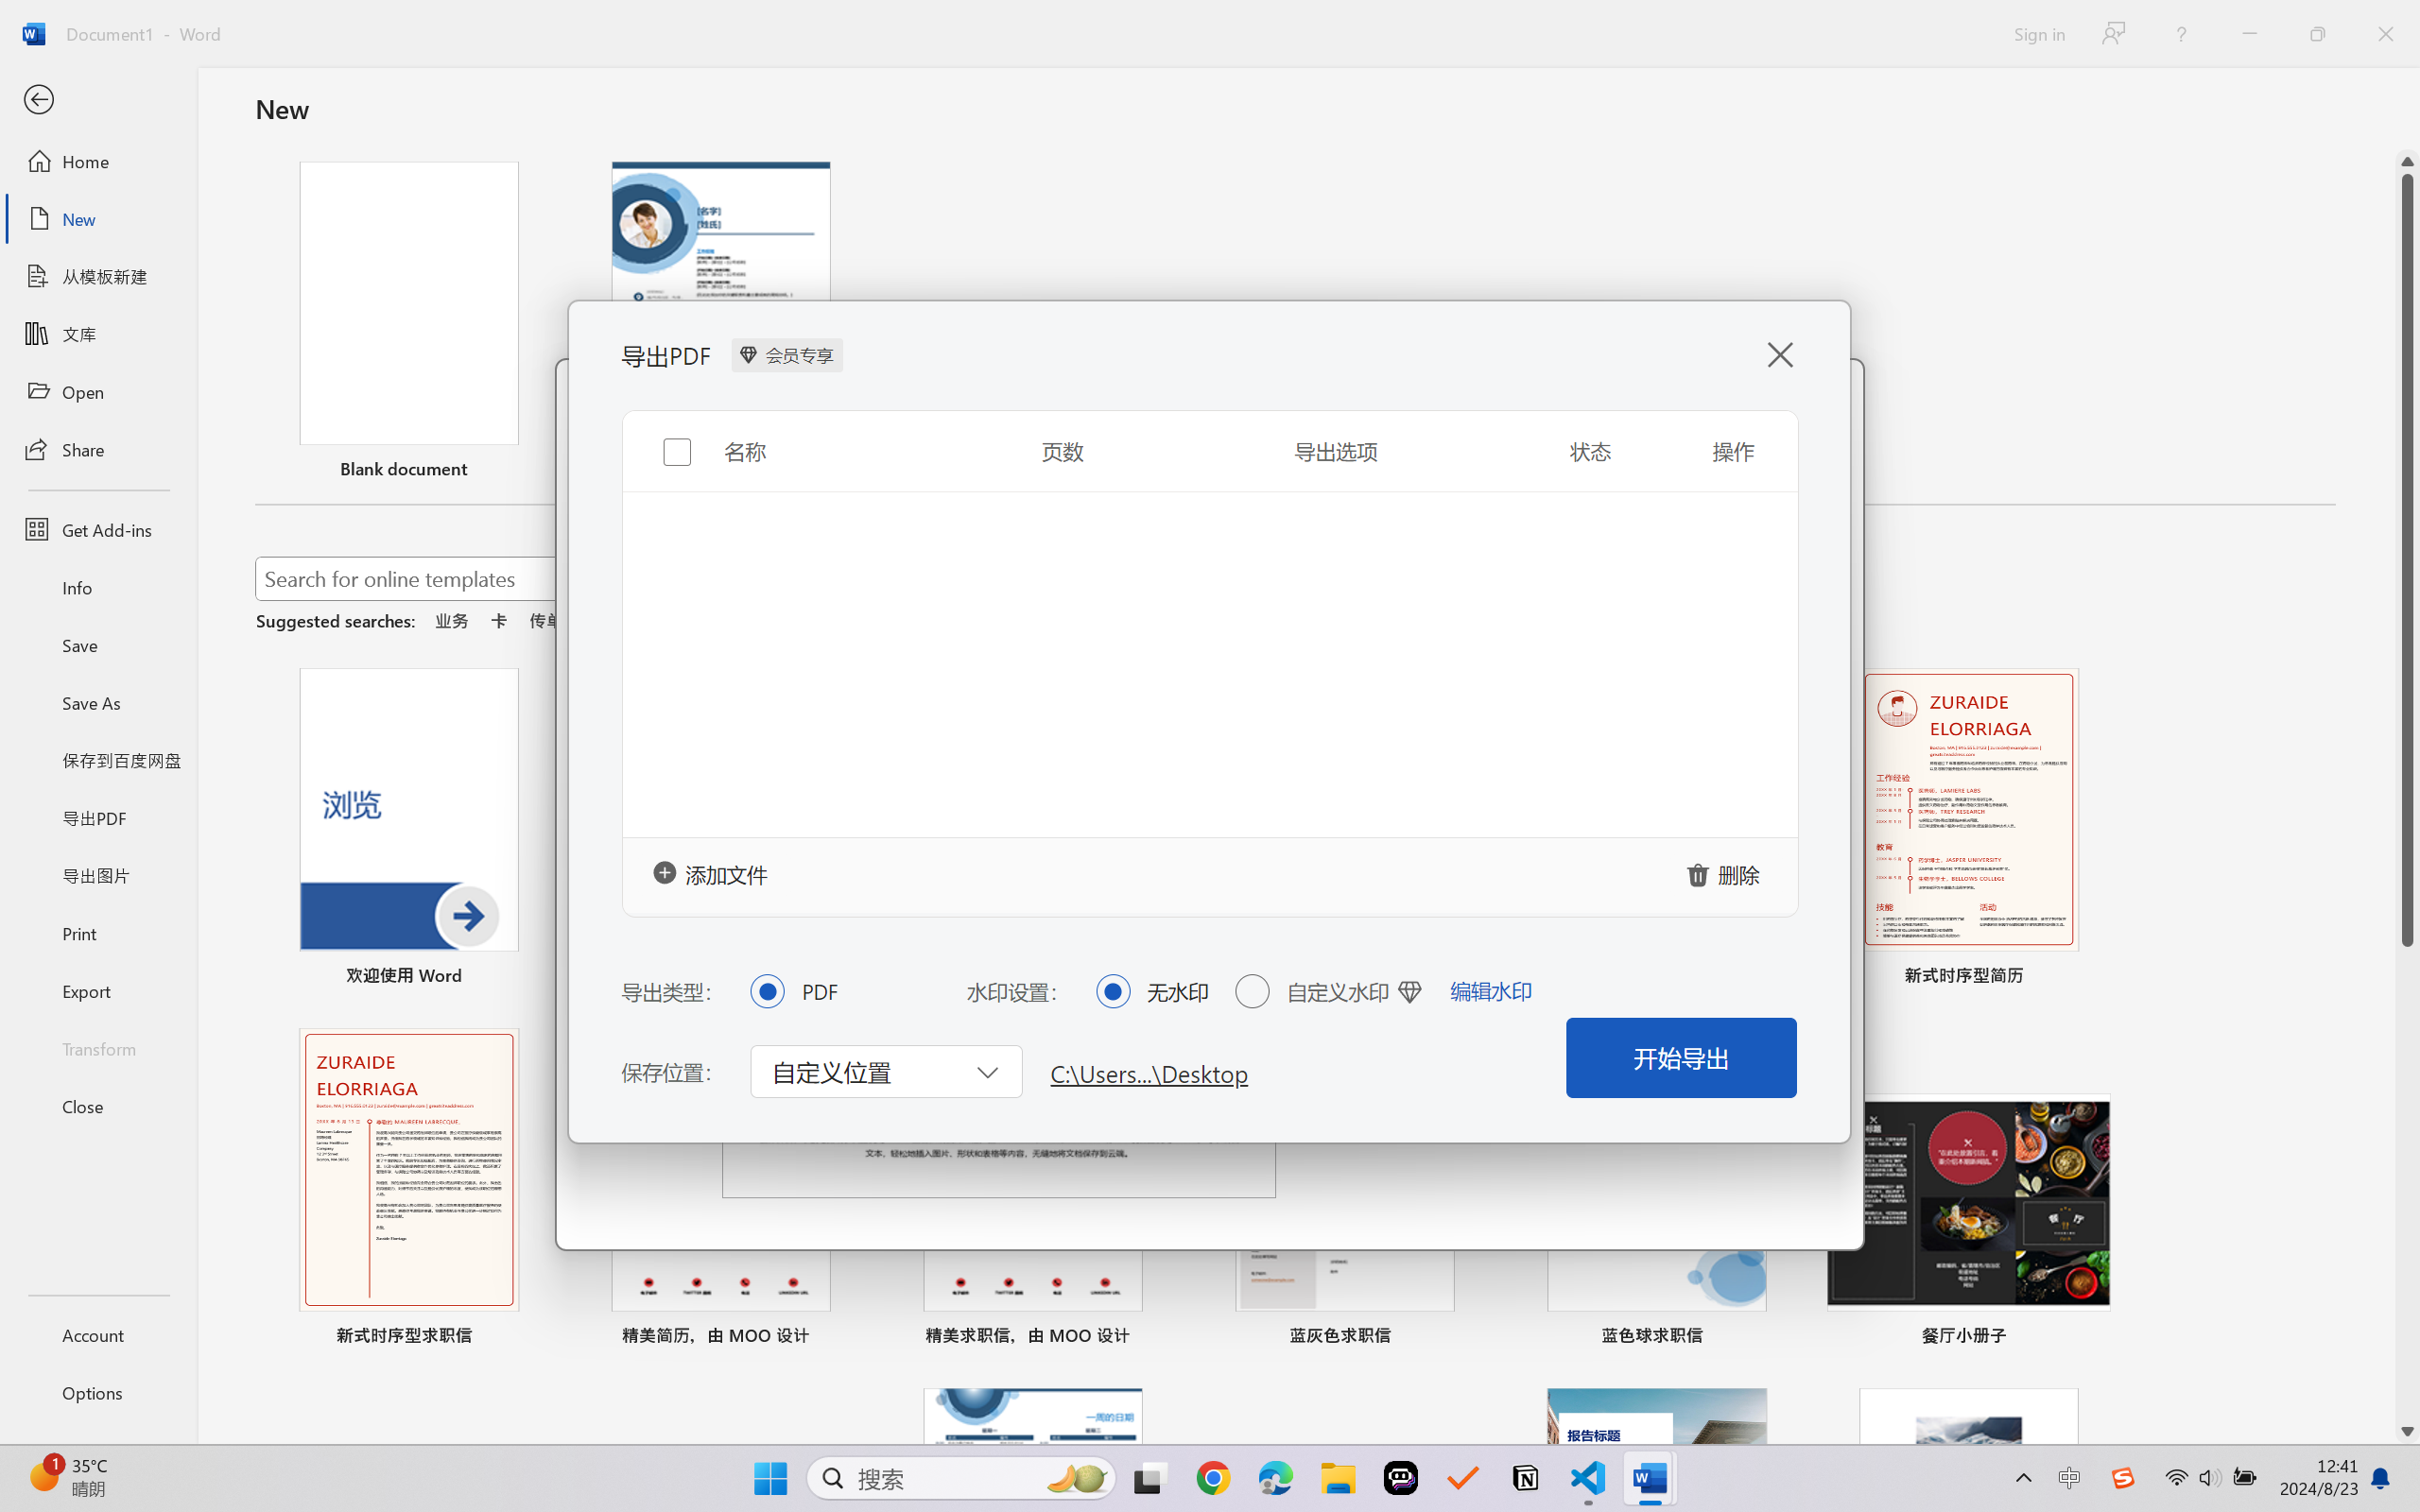 This screenshot has width=2420, height=1512. What do you see at coordinates (408, 322) in the screenshot?
I see `'Blank document'` at bounding box center [408, 322].